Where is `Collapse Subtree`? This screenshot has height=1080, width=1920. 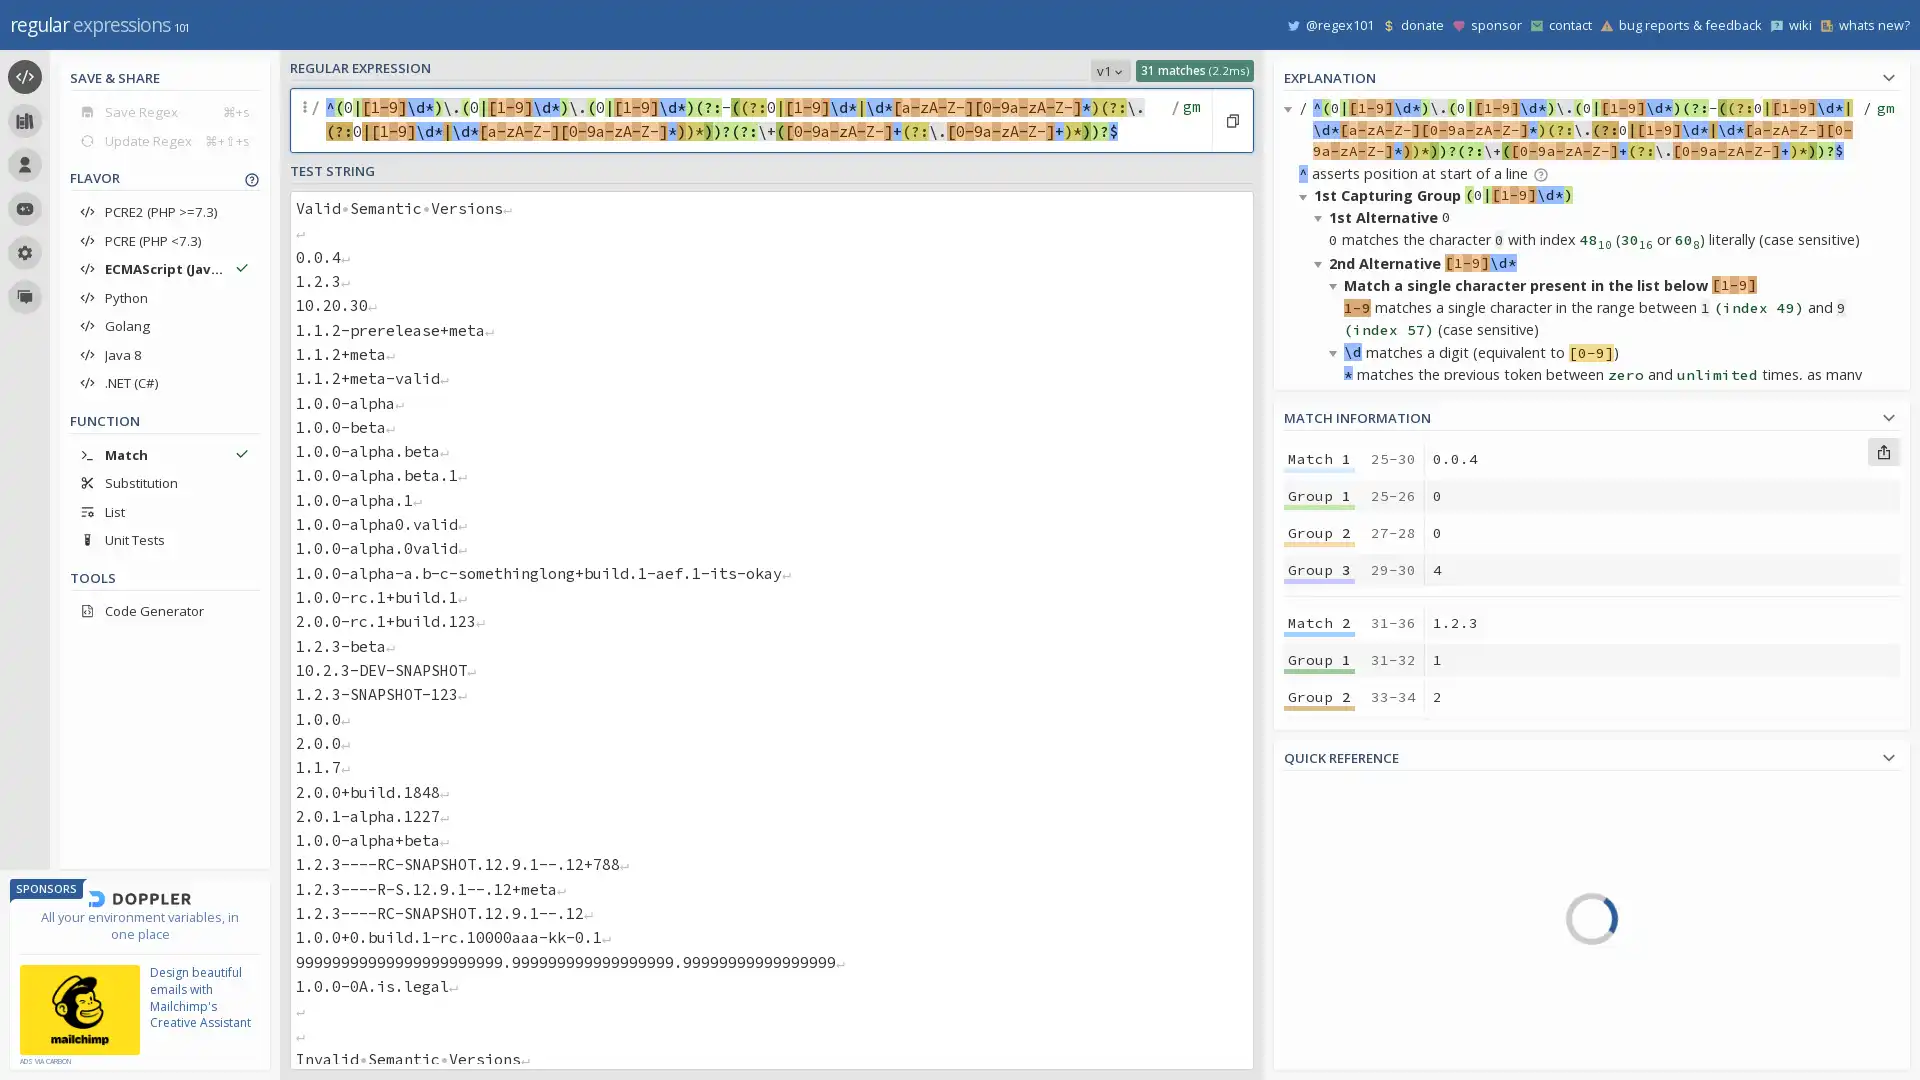 Collapse Subtree is located at coordinates (1321, 1051).